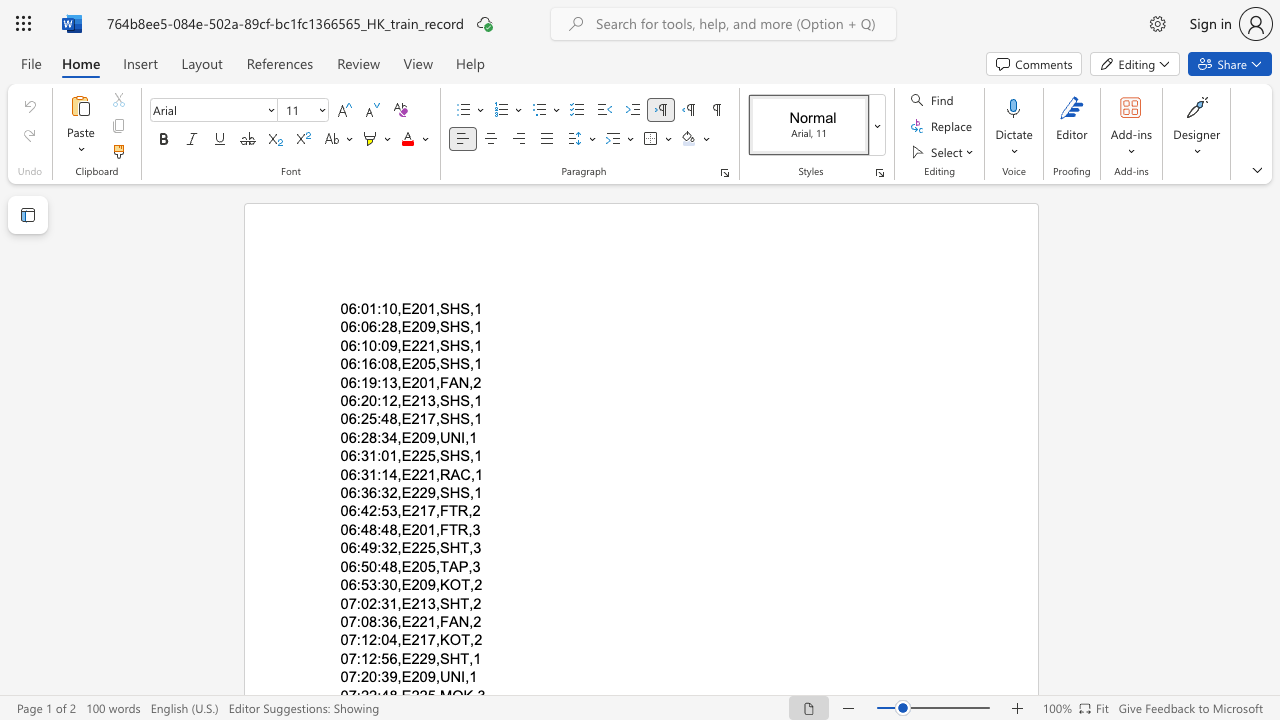 This screenshot has width=1280, height=720. What do you see at coordinates (433, 585) in the screenshot?
I see `the space between the continuous character "9" and "," in the text` at bounding box center [433, 585].